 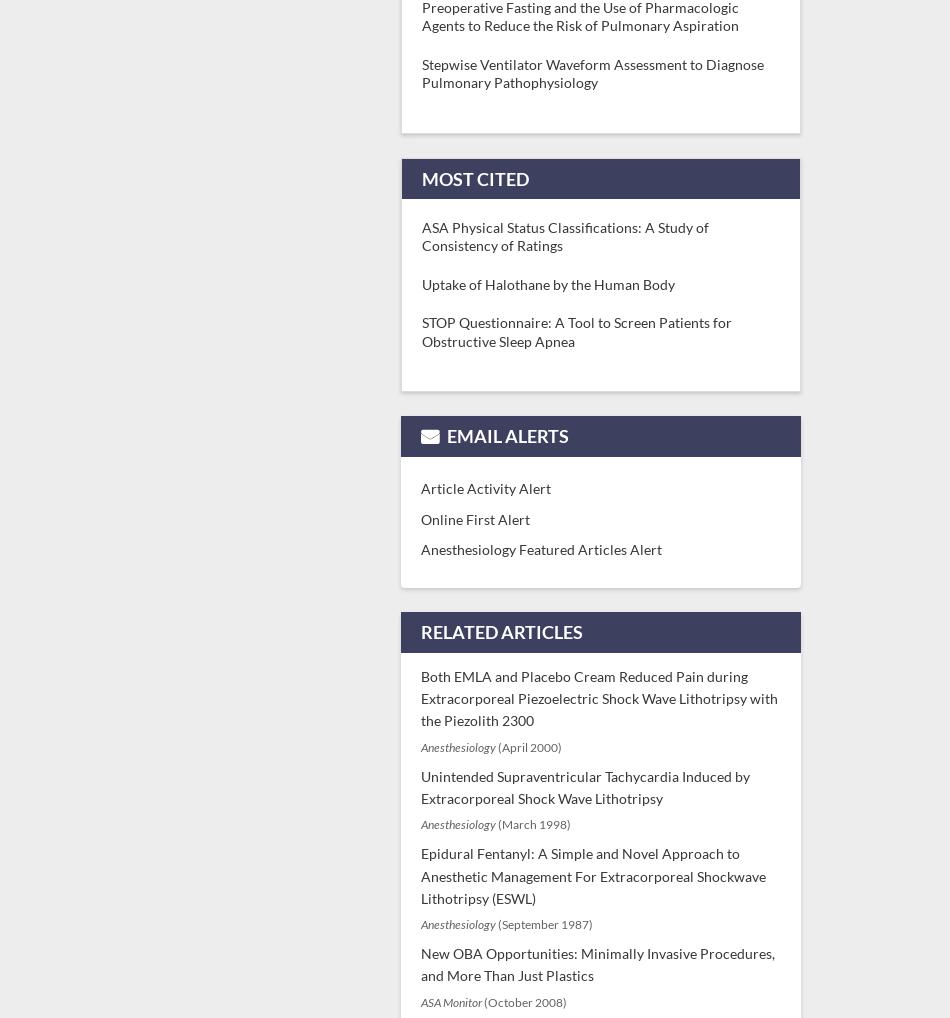 I want to click on 'Epidural Fentanyl:  A Simple and Novel Approach to Anesthetic Management For Extracorporeal Shockwave Lithotripsy (ESWL)', so click(x=593, y=875).